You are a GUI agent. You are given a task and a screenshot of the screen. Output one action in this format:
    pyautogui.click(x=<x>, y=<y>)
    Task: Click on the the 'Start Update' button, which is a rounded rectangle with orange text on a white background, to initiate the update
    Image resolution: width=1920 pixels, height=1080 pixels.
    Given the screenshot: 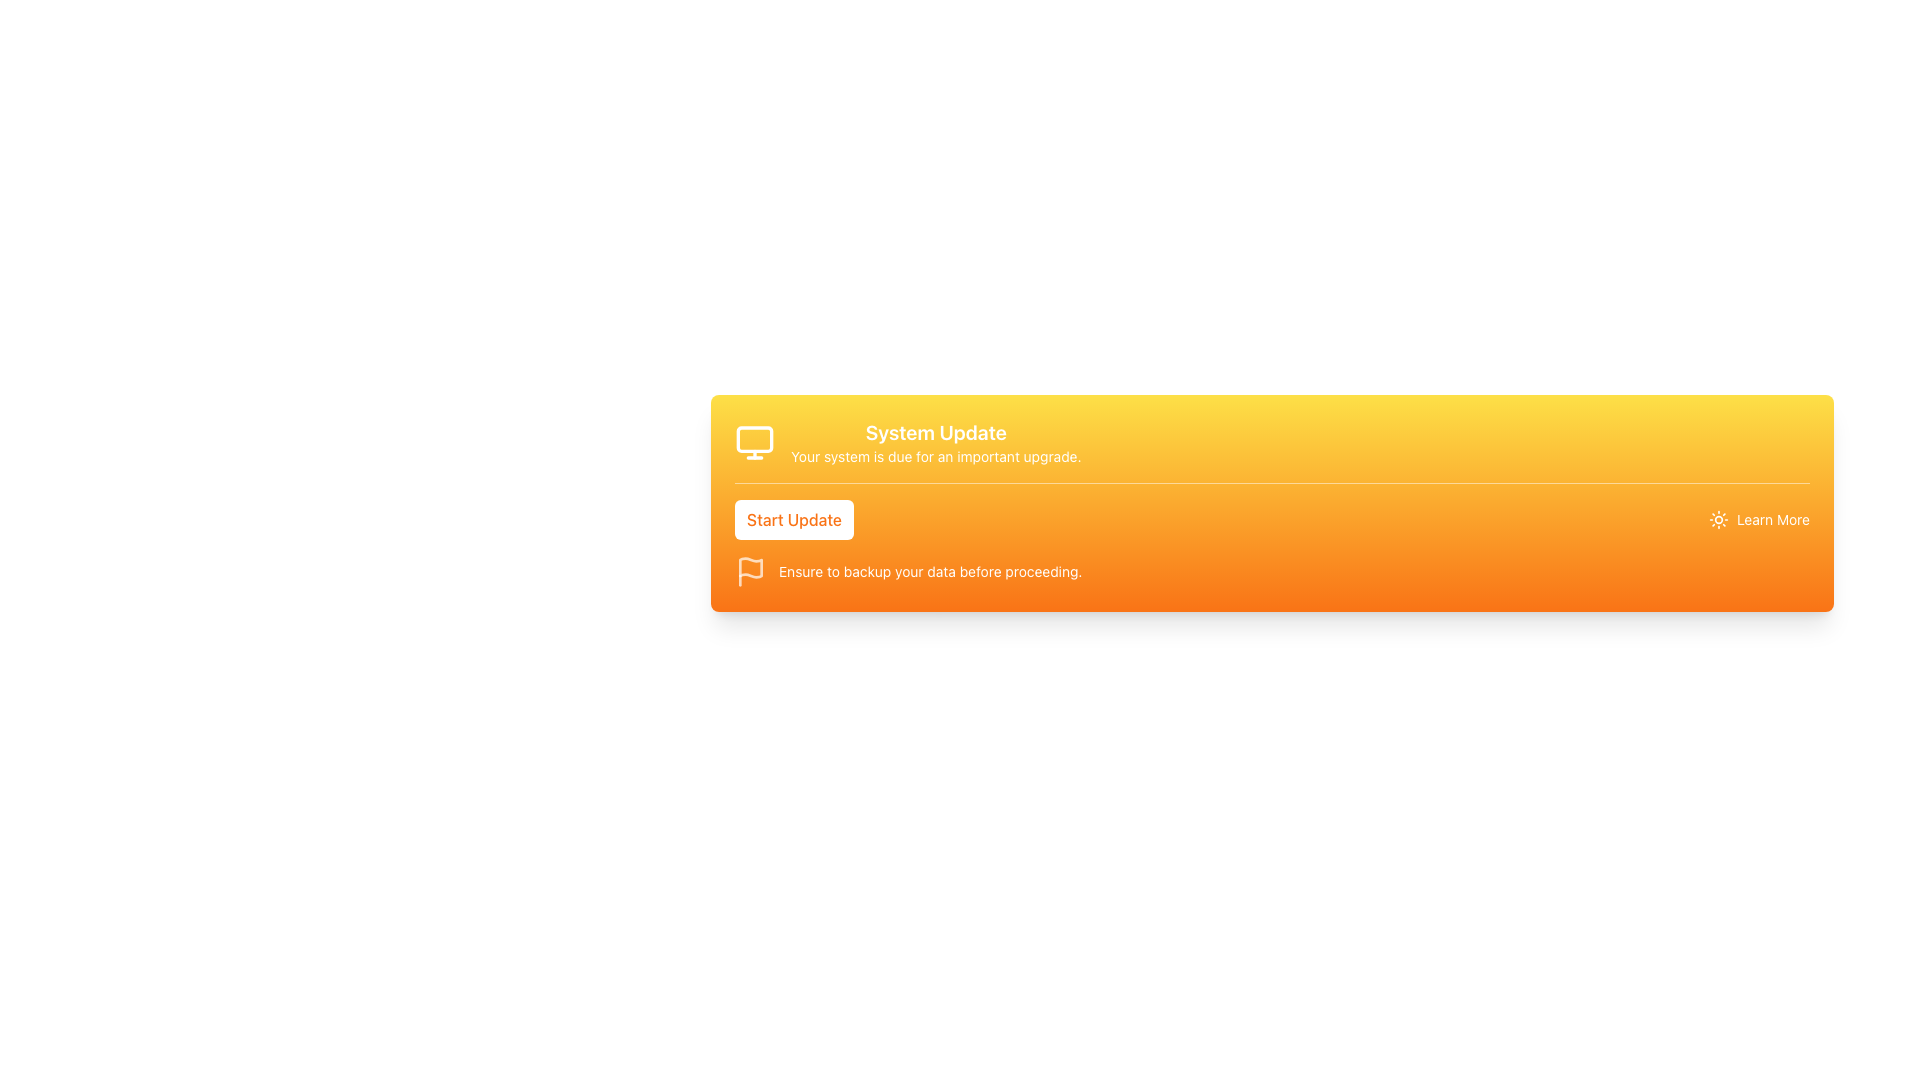 What is the action you would take?
    pyautogui.click(x=793, y=519)
    